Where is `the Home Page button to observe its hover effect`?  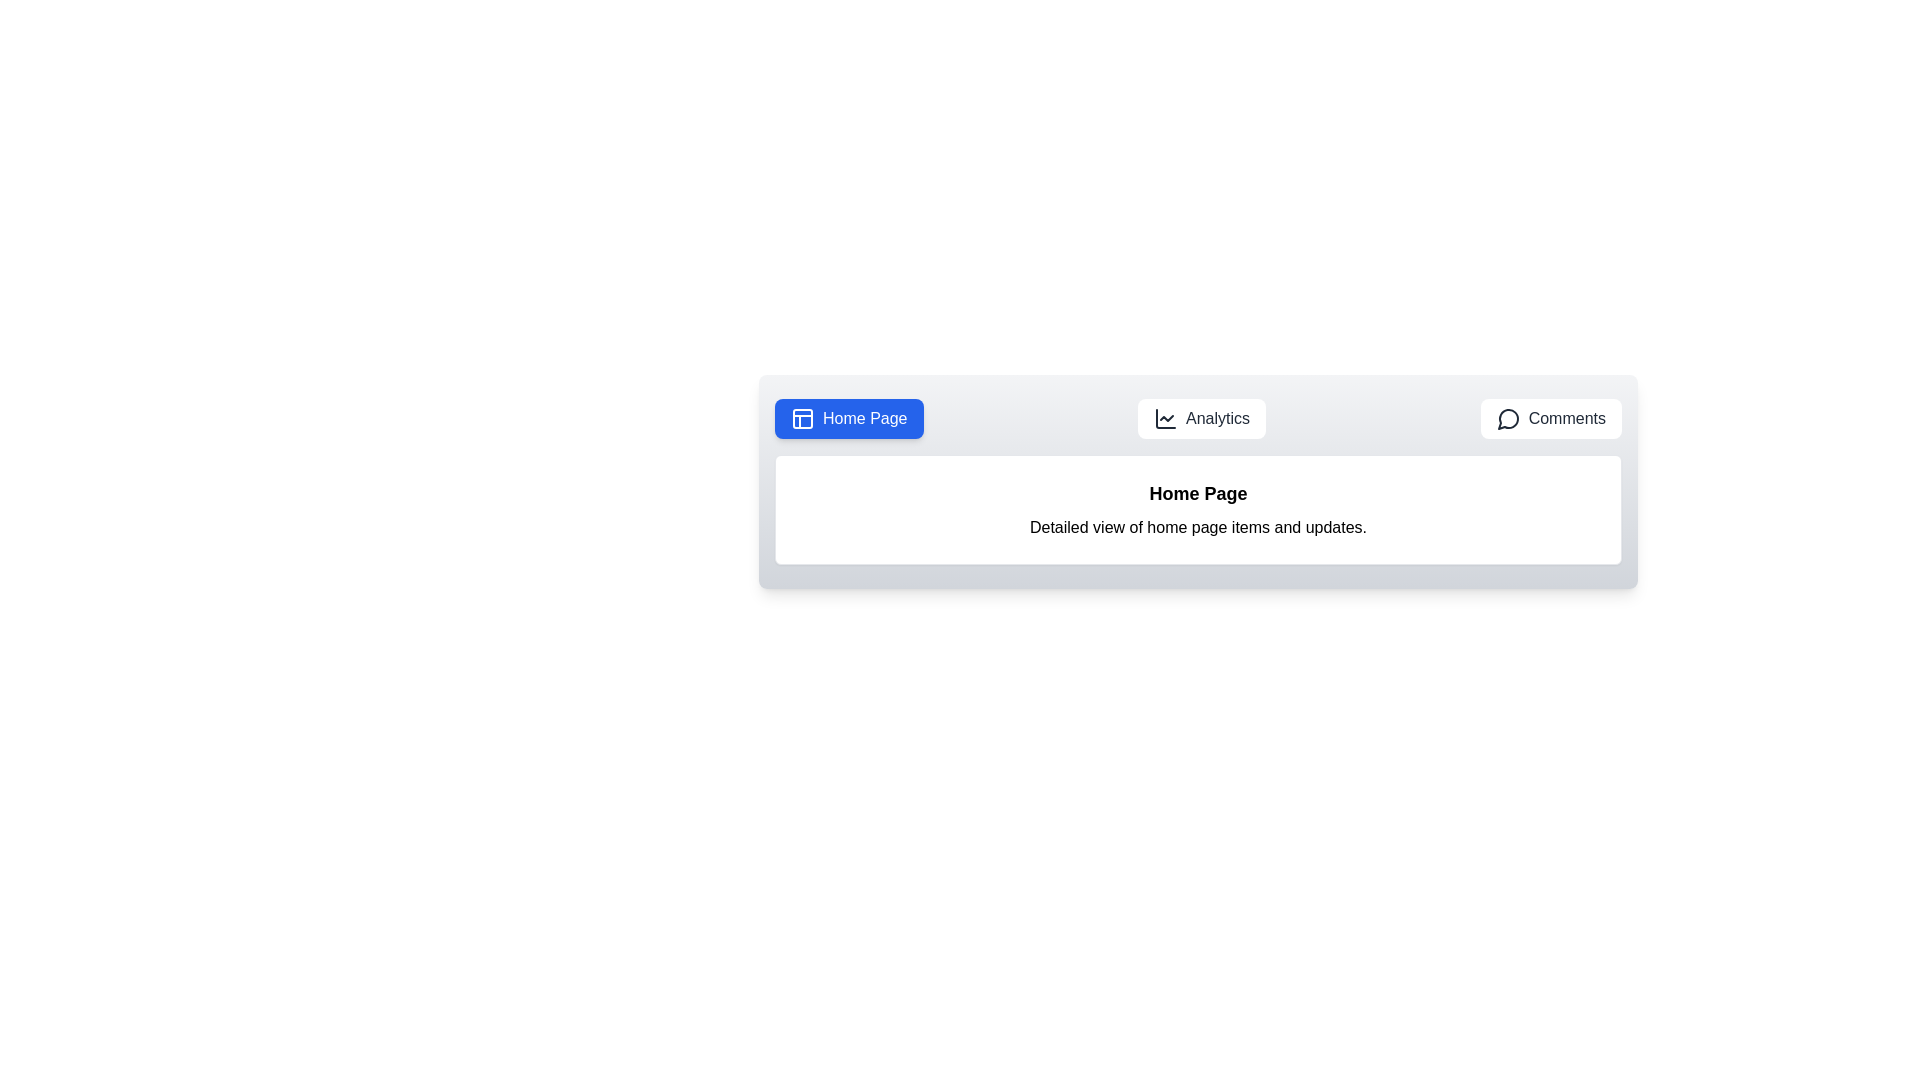
the Home Page button to observe its hover effect is located at coordinates (849, 418).